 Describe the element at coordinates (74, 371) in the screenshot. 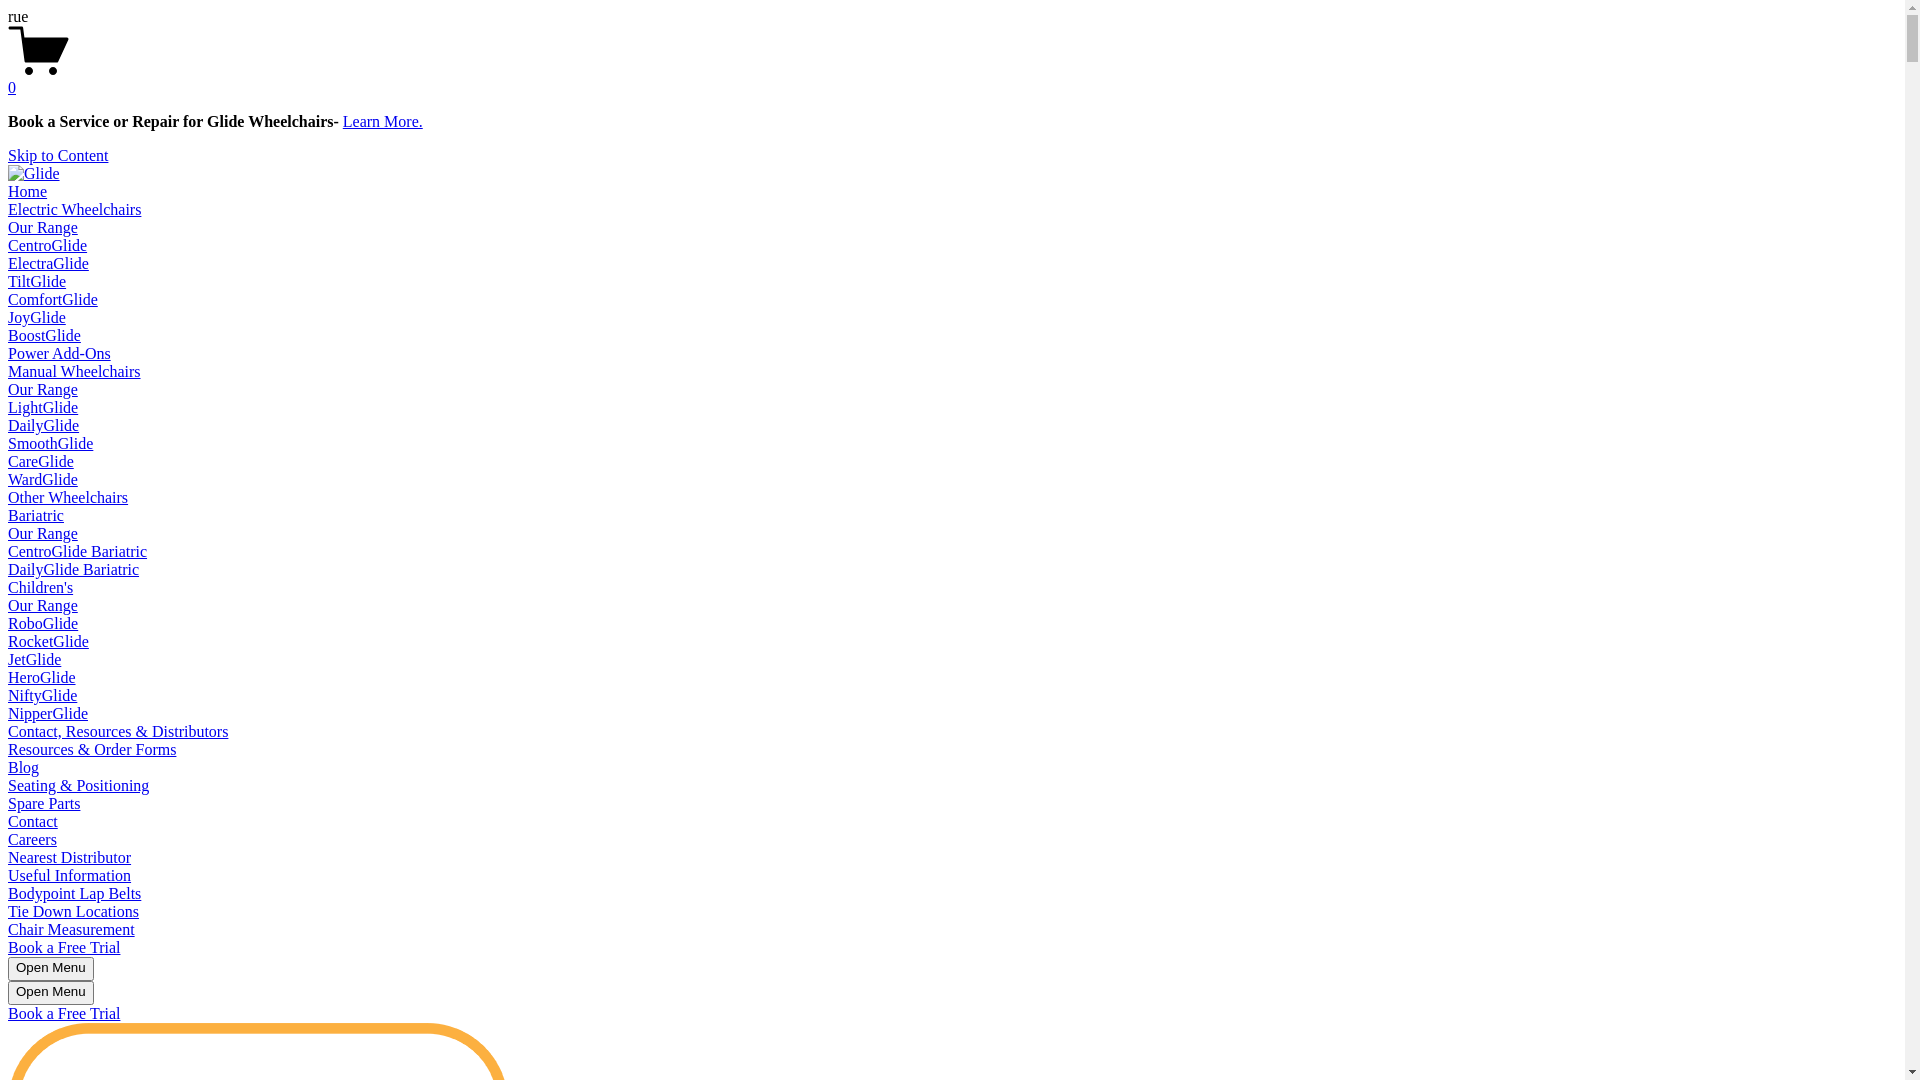

I see `'Manual Wheelchairs'` at that location.